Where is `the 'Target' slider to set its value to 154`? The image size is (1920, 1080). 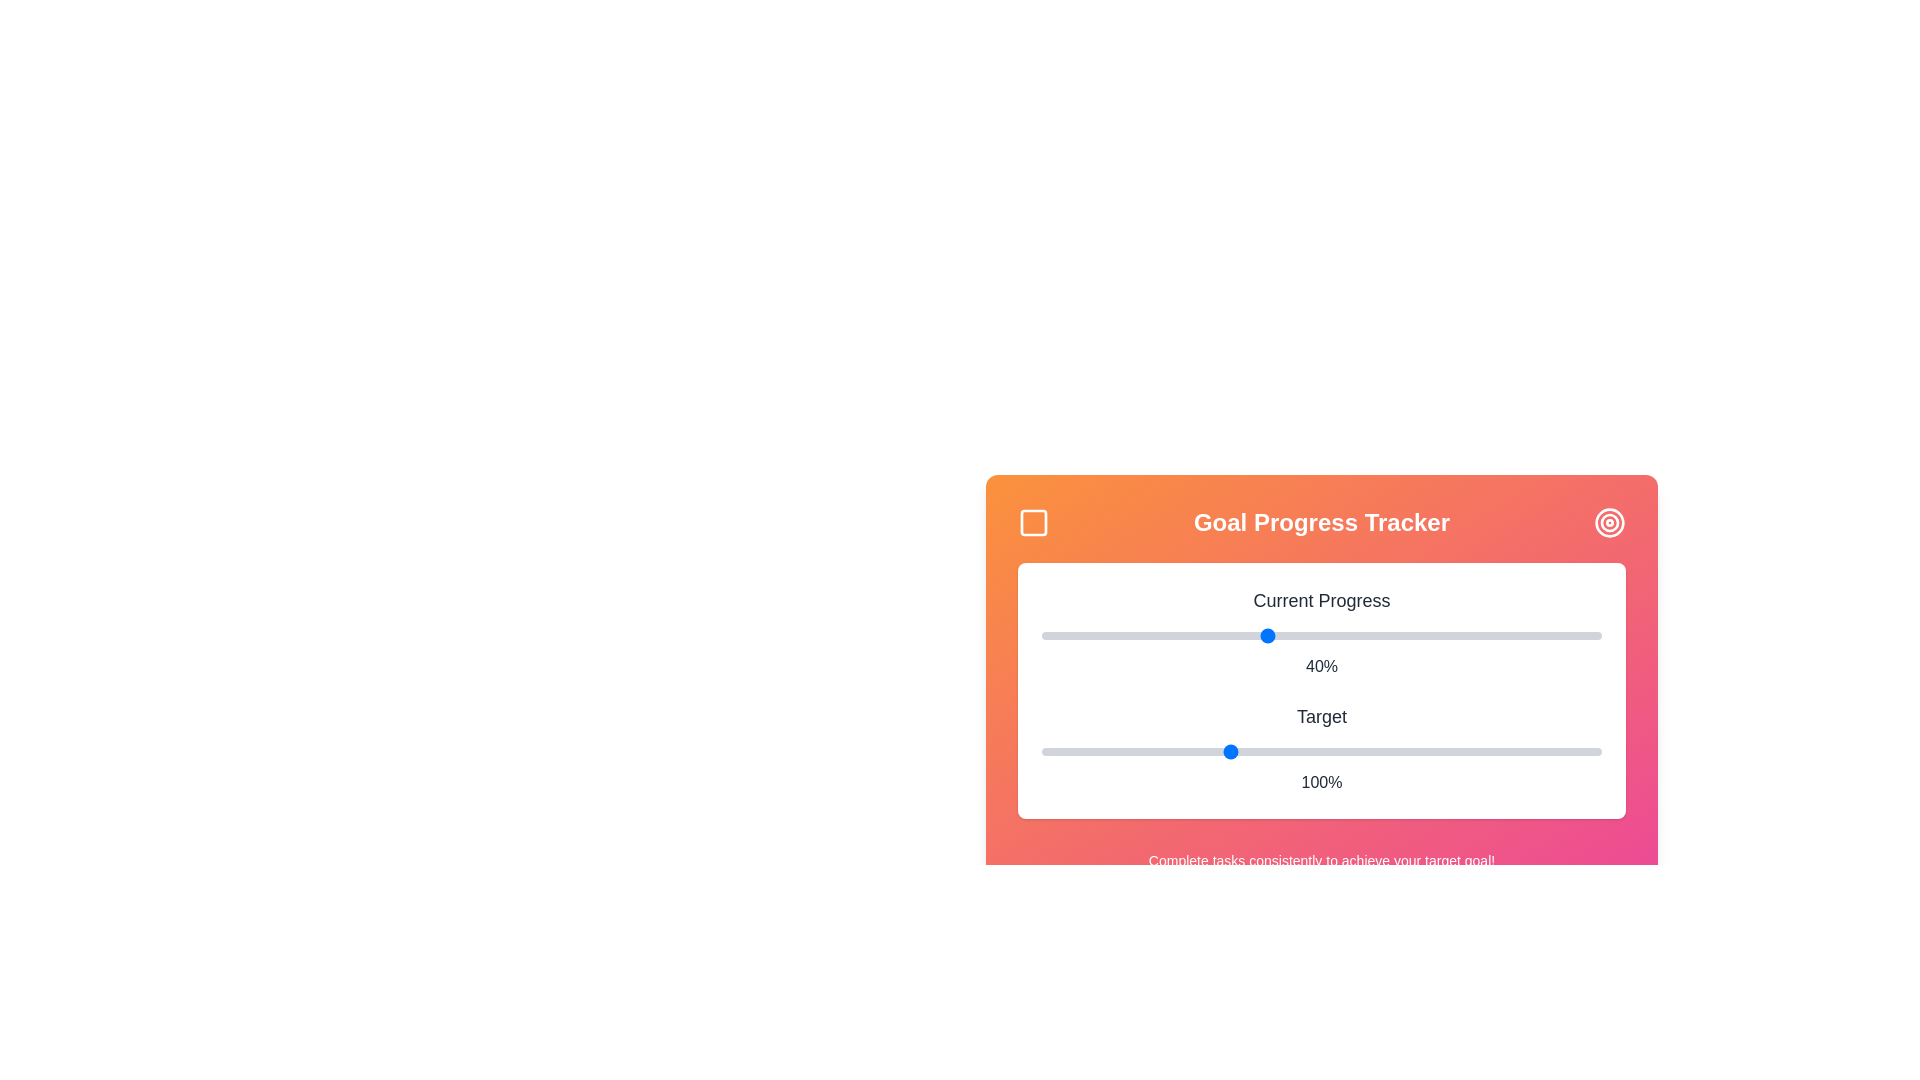 the 'Target' slider to set its value to 154 is located at coordinates (1429, 752).